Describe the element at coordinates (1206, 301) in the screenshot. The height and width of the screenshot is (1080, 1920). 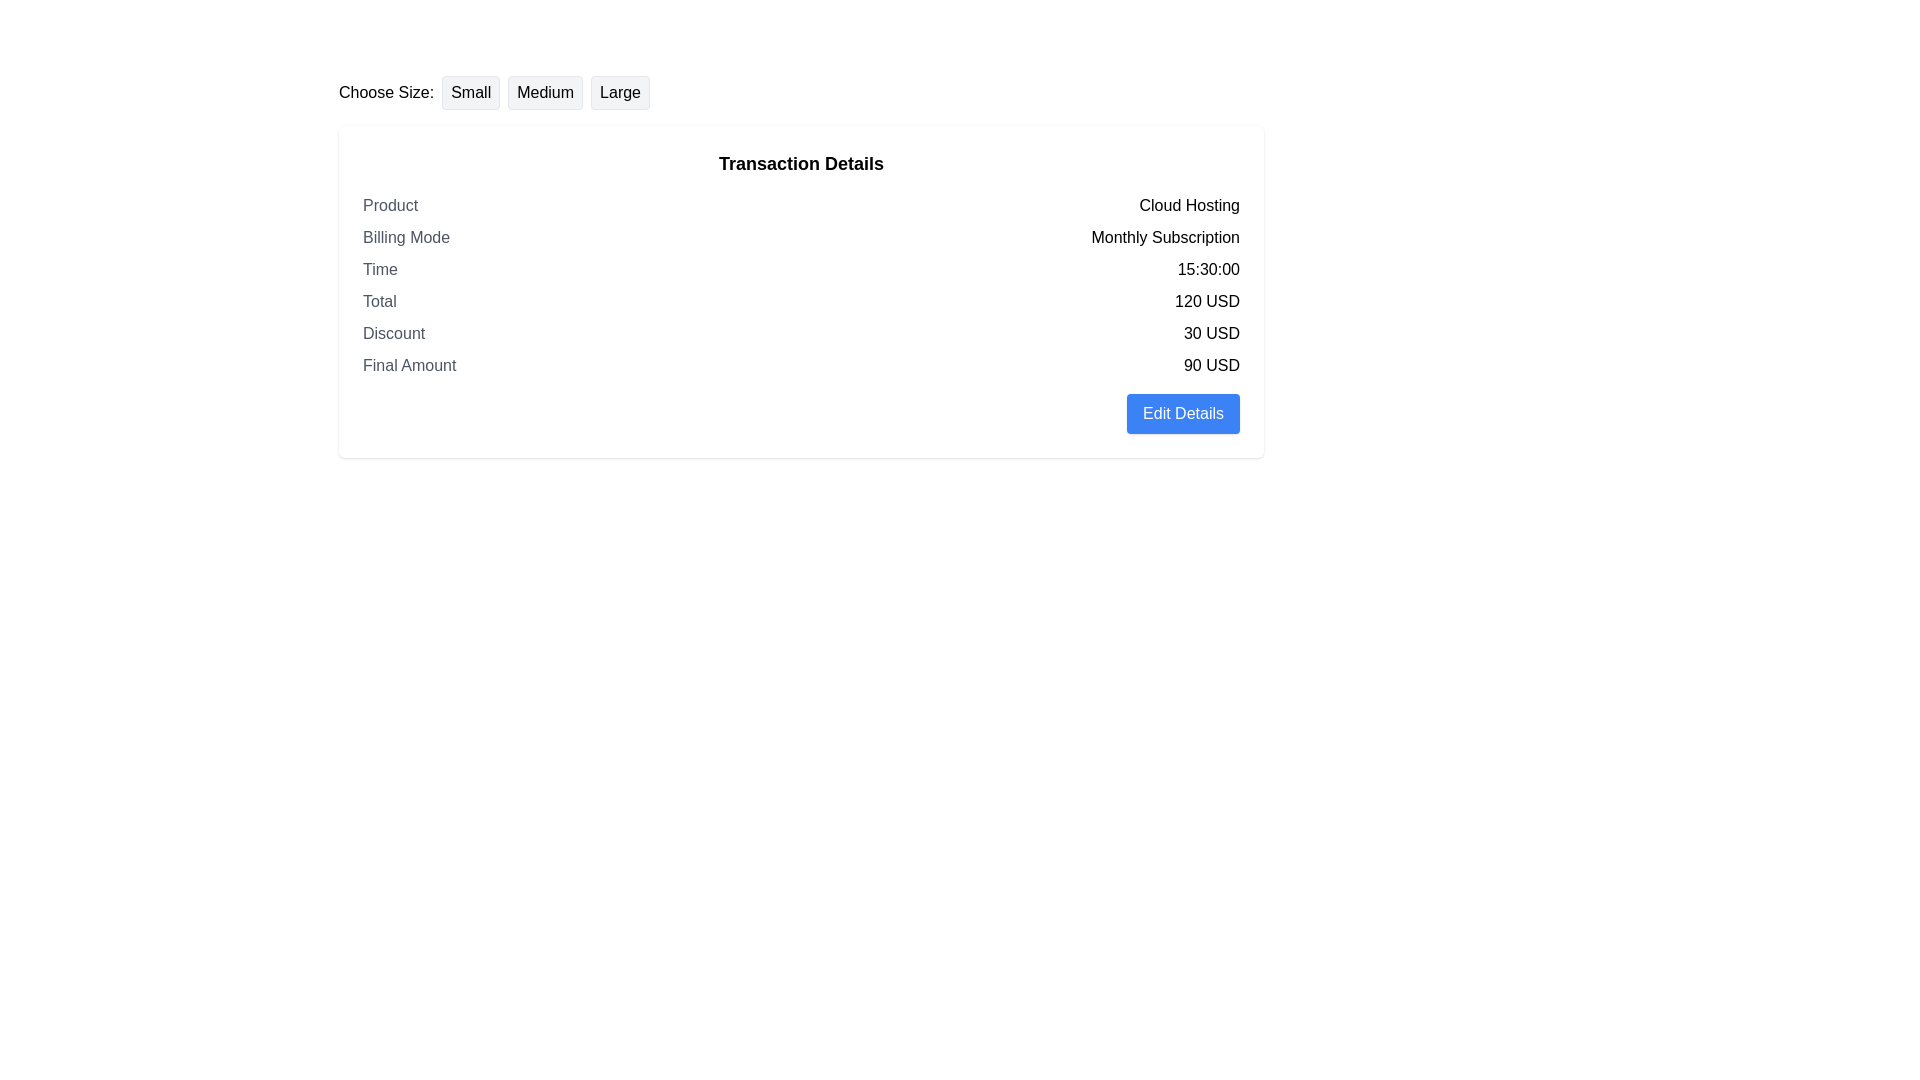
I see `the text display showing '120 USD' in the 'Total' row of the 'Transaction Details' section, which is aligned to the right` at that location.